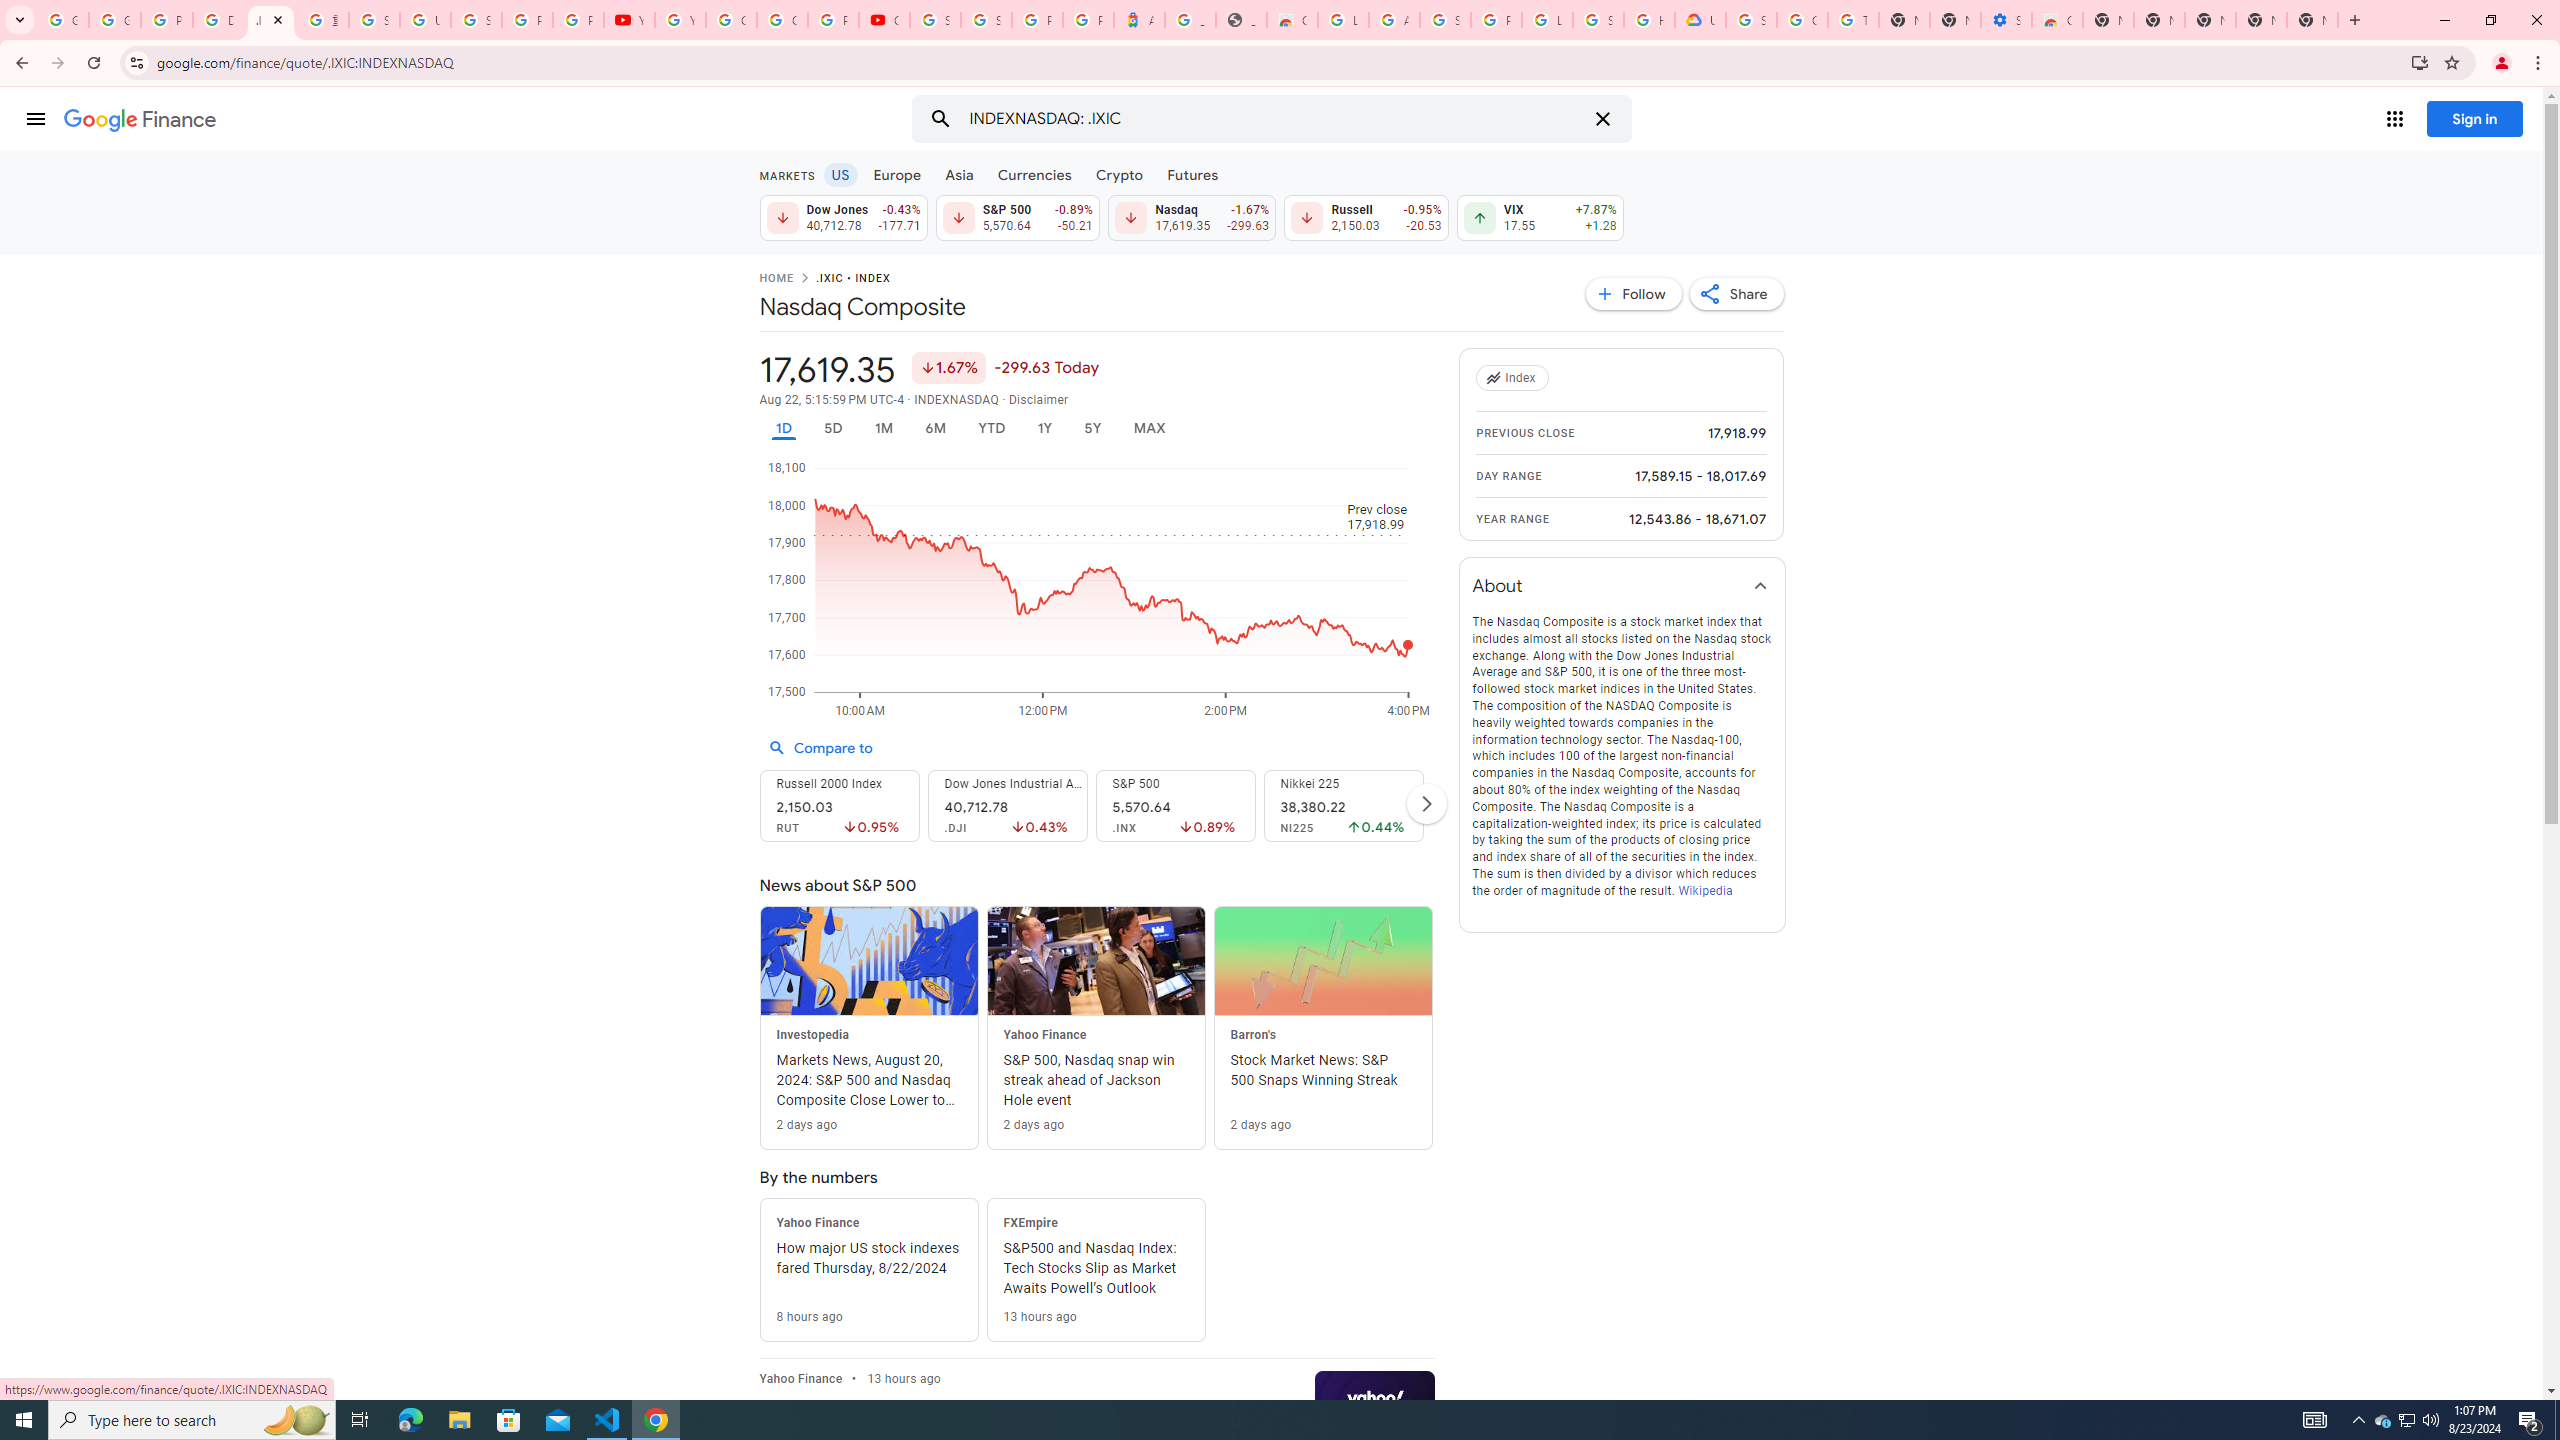 Image resolution: width=2560 pixels, height=1440 pixels. I want to click on '5D', so click(832, 428).